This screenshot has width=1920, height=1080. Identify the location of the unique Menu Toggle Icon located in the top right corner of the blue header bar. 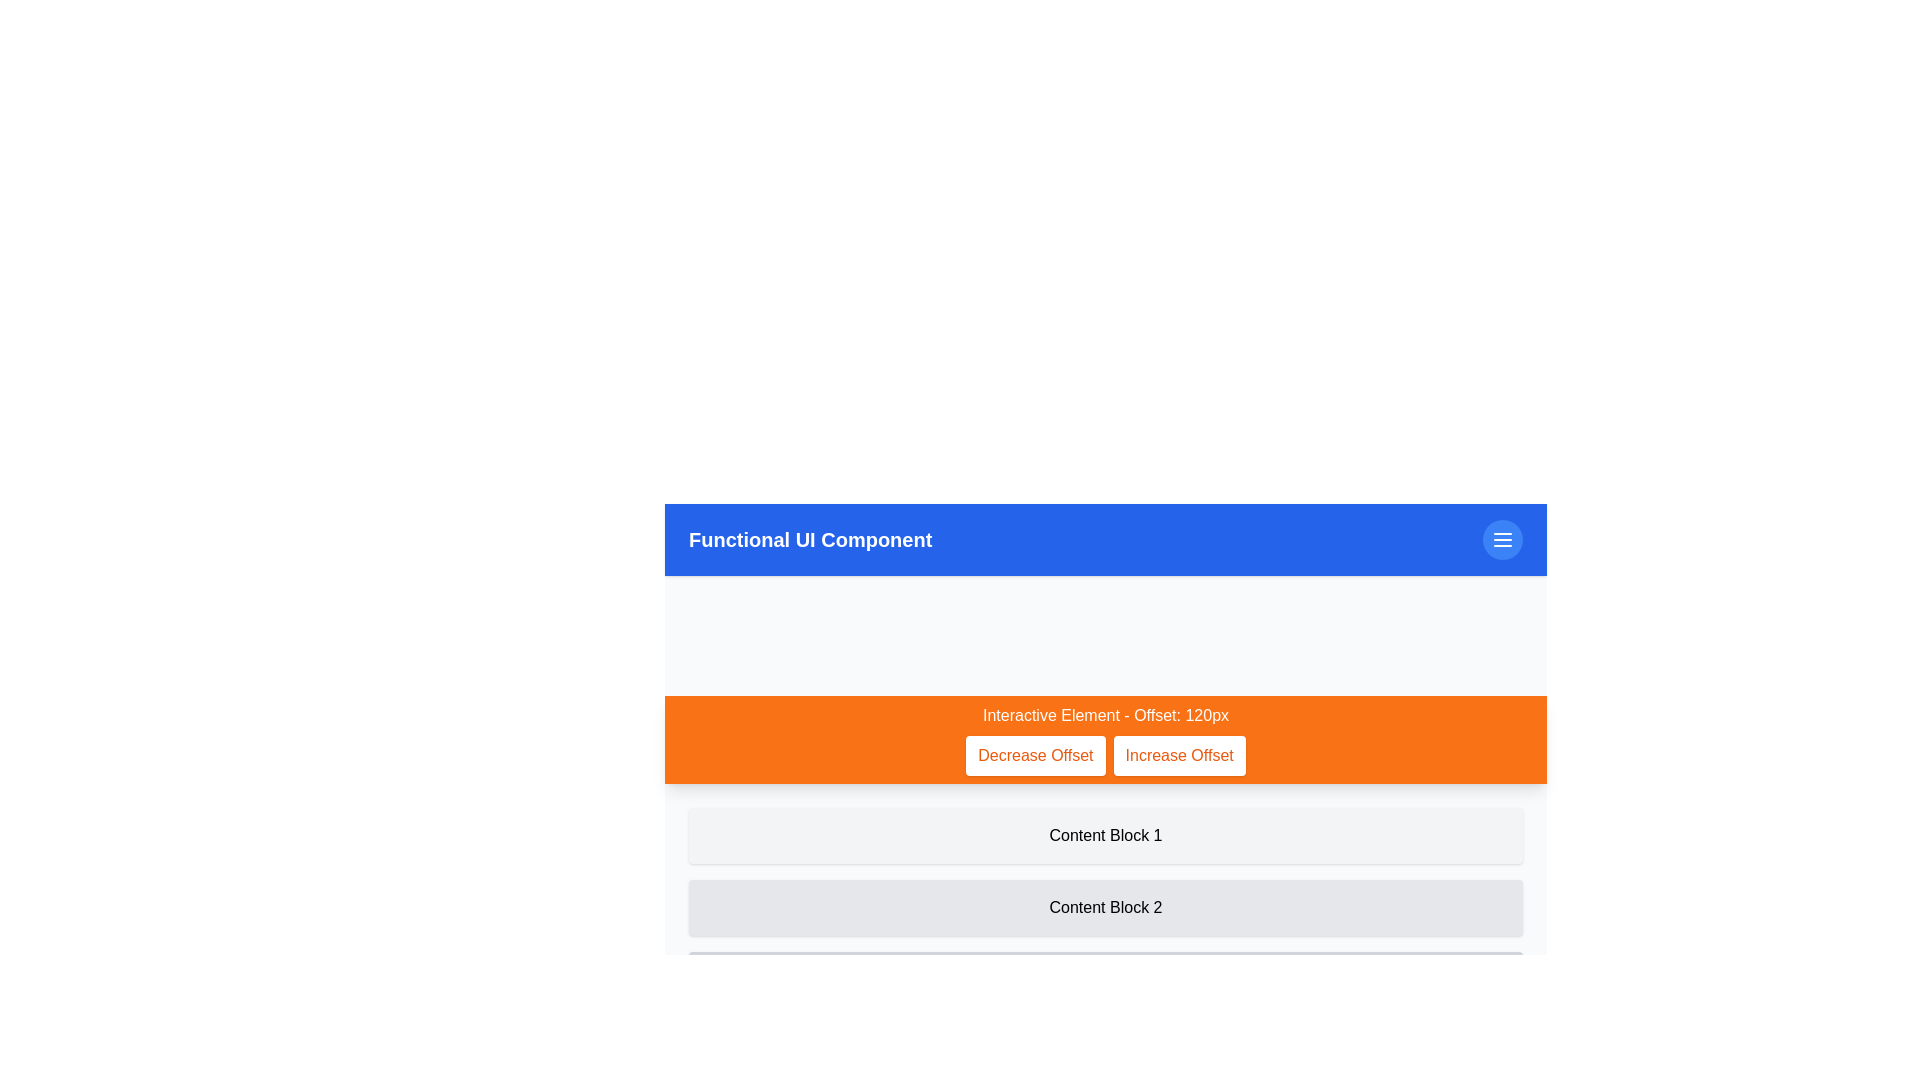
(1502, 540).